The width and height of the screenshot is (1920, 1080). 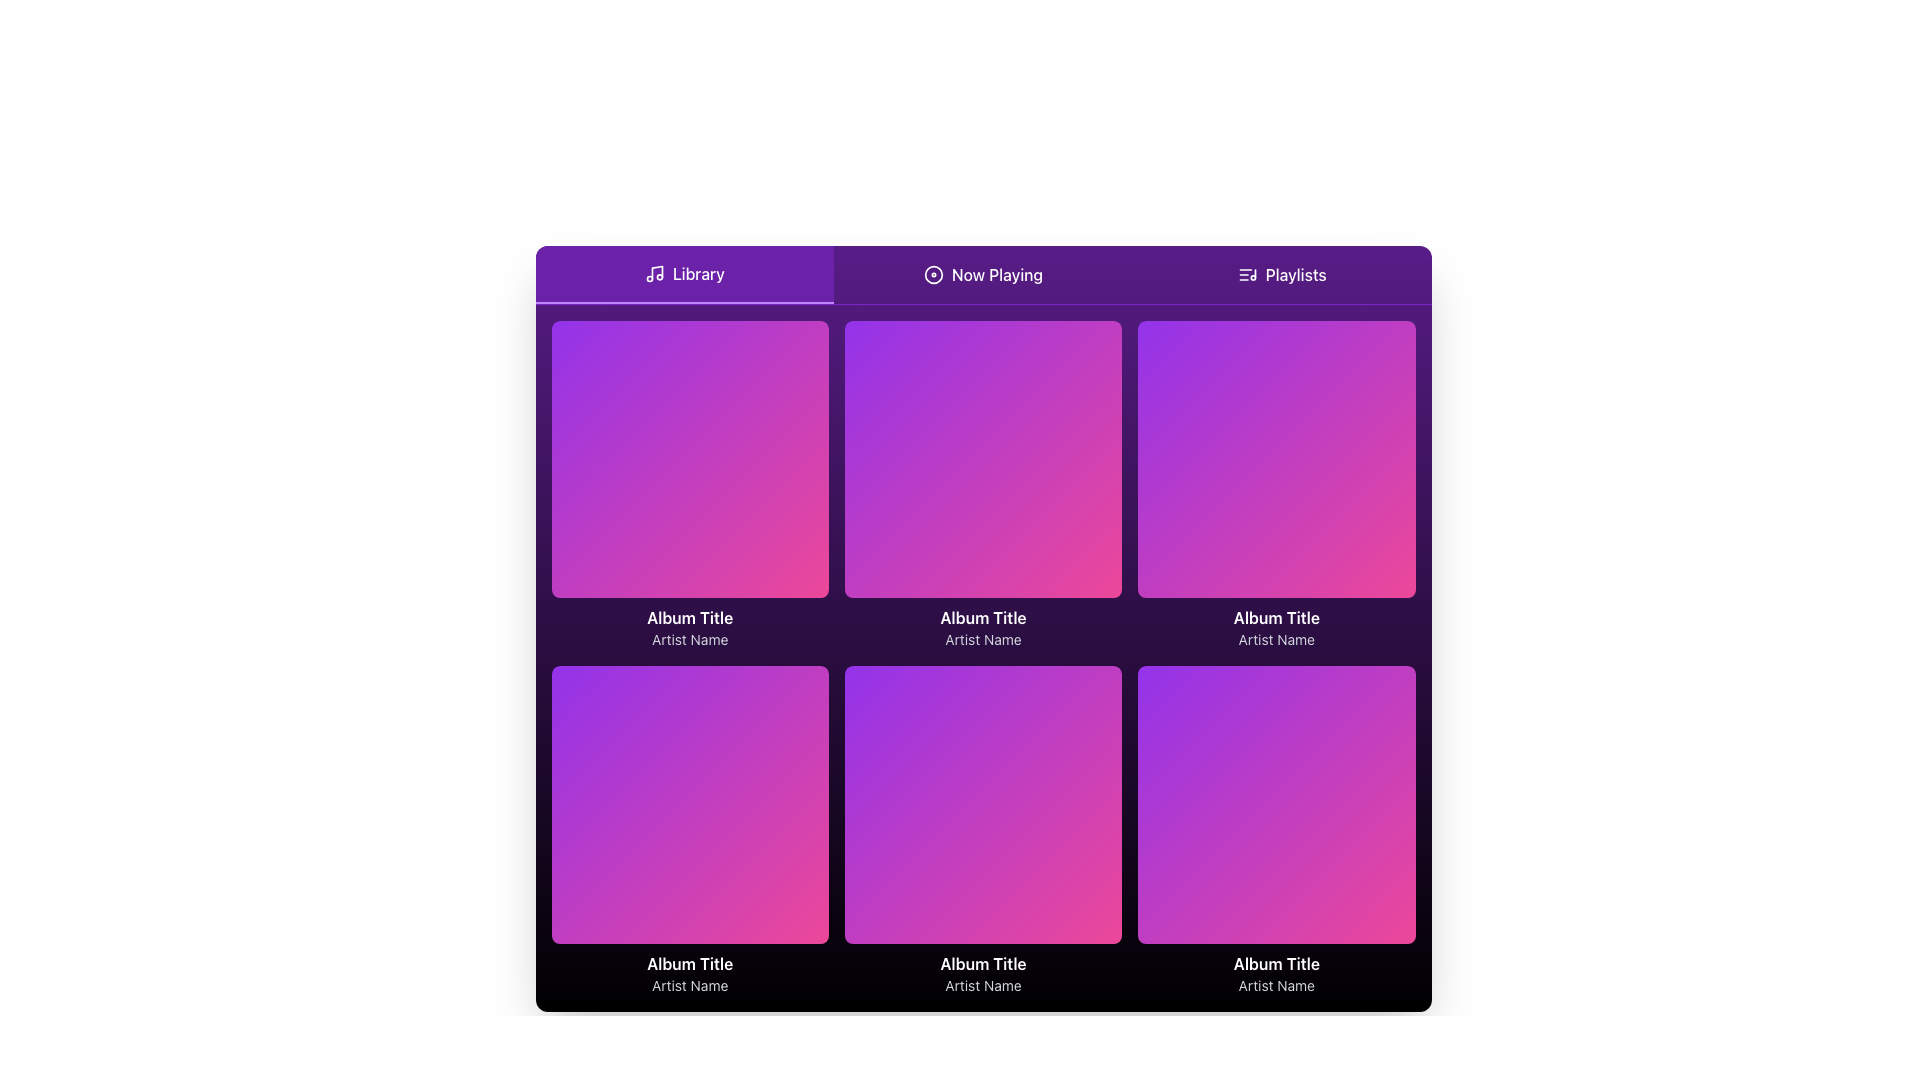 What do you see at coordinates (983, 972) in the screenshot?
I see `the Text and label component that displays the title and artist of an album, located in the bottom row and middle column of the grid layout` at bounding box center [983, 972].